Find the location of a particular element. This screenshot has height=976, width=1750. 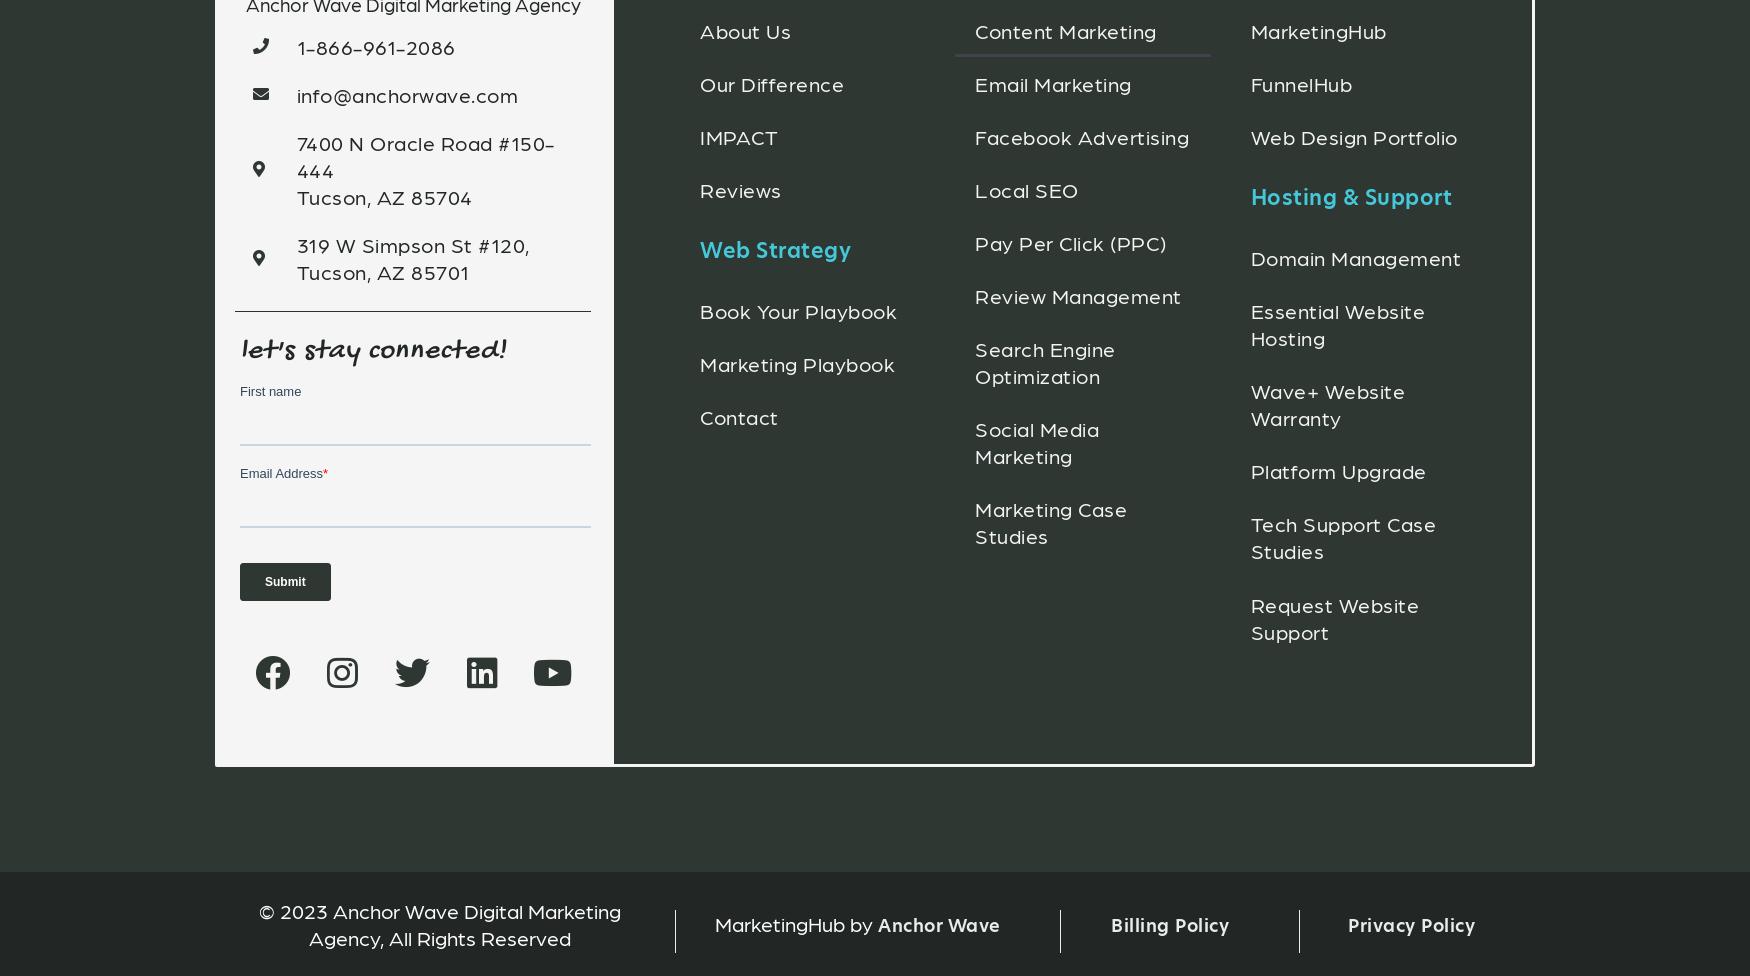

'Content Marketing' is located at coordinates (1065, 30).